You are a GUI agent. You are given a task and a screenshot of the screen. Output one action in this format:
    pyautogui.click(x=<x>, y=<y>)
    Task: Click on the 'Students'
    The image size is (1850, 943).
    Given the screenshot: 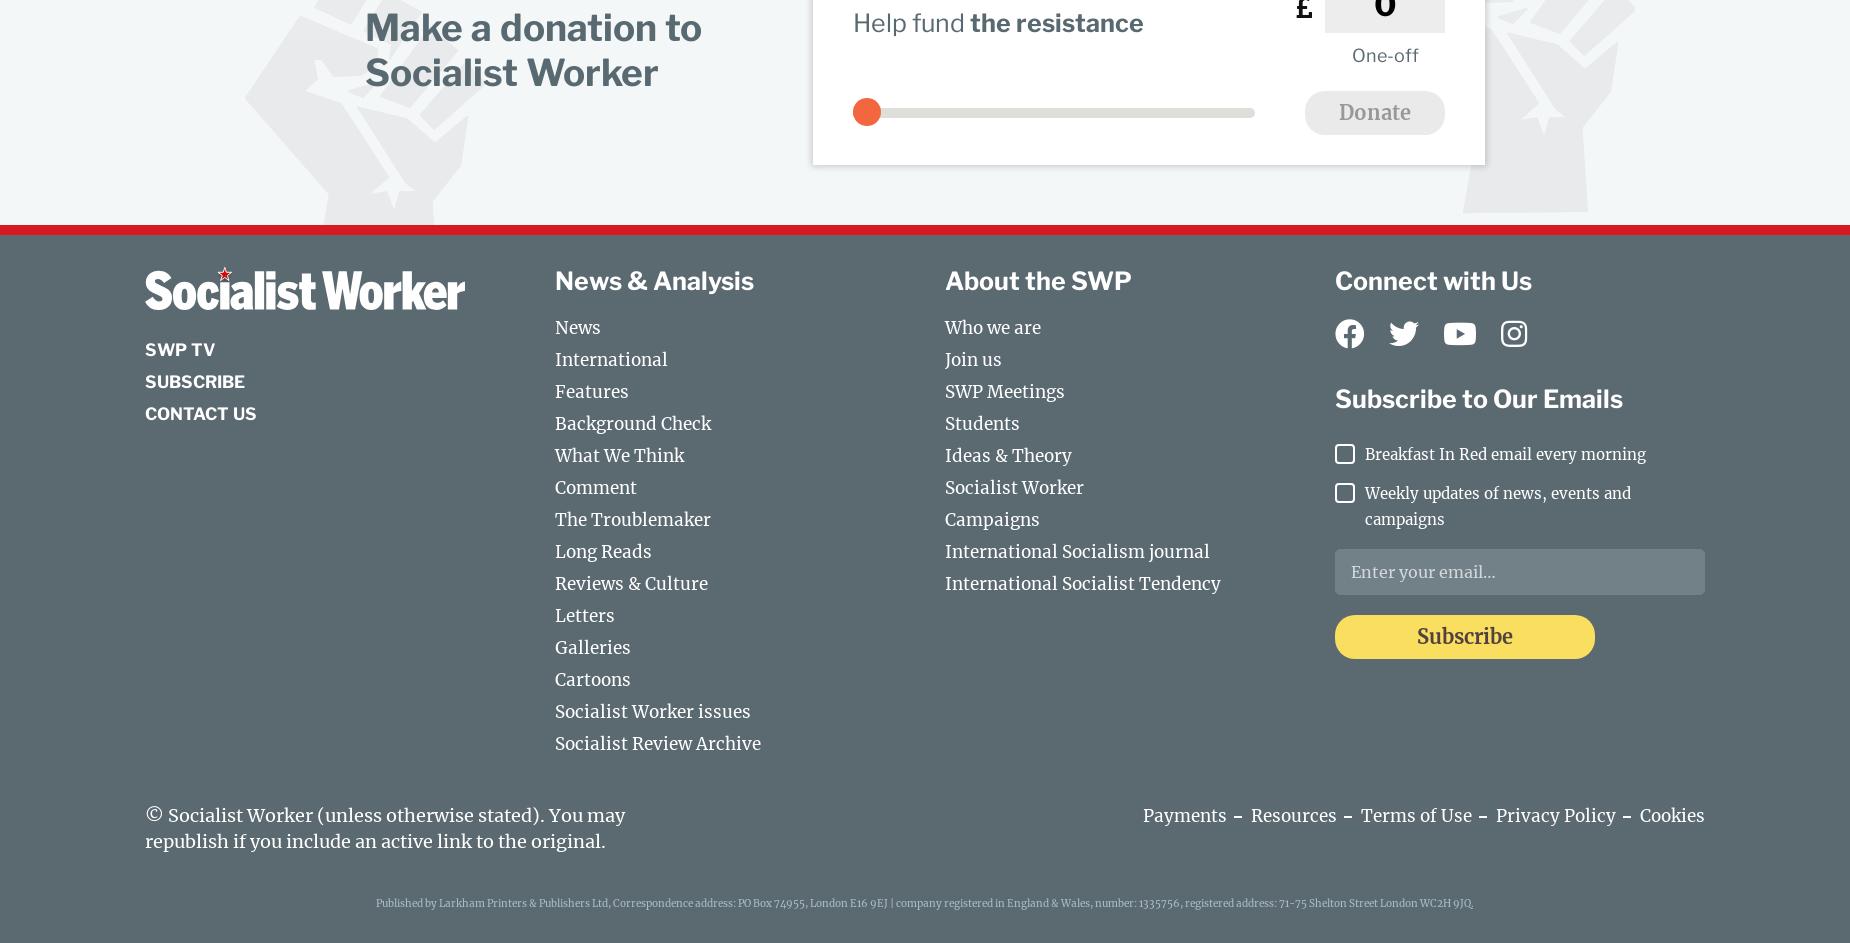 What is the action you would take?
    pyautogui.click(x=981, y=423)
    